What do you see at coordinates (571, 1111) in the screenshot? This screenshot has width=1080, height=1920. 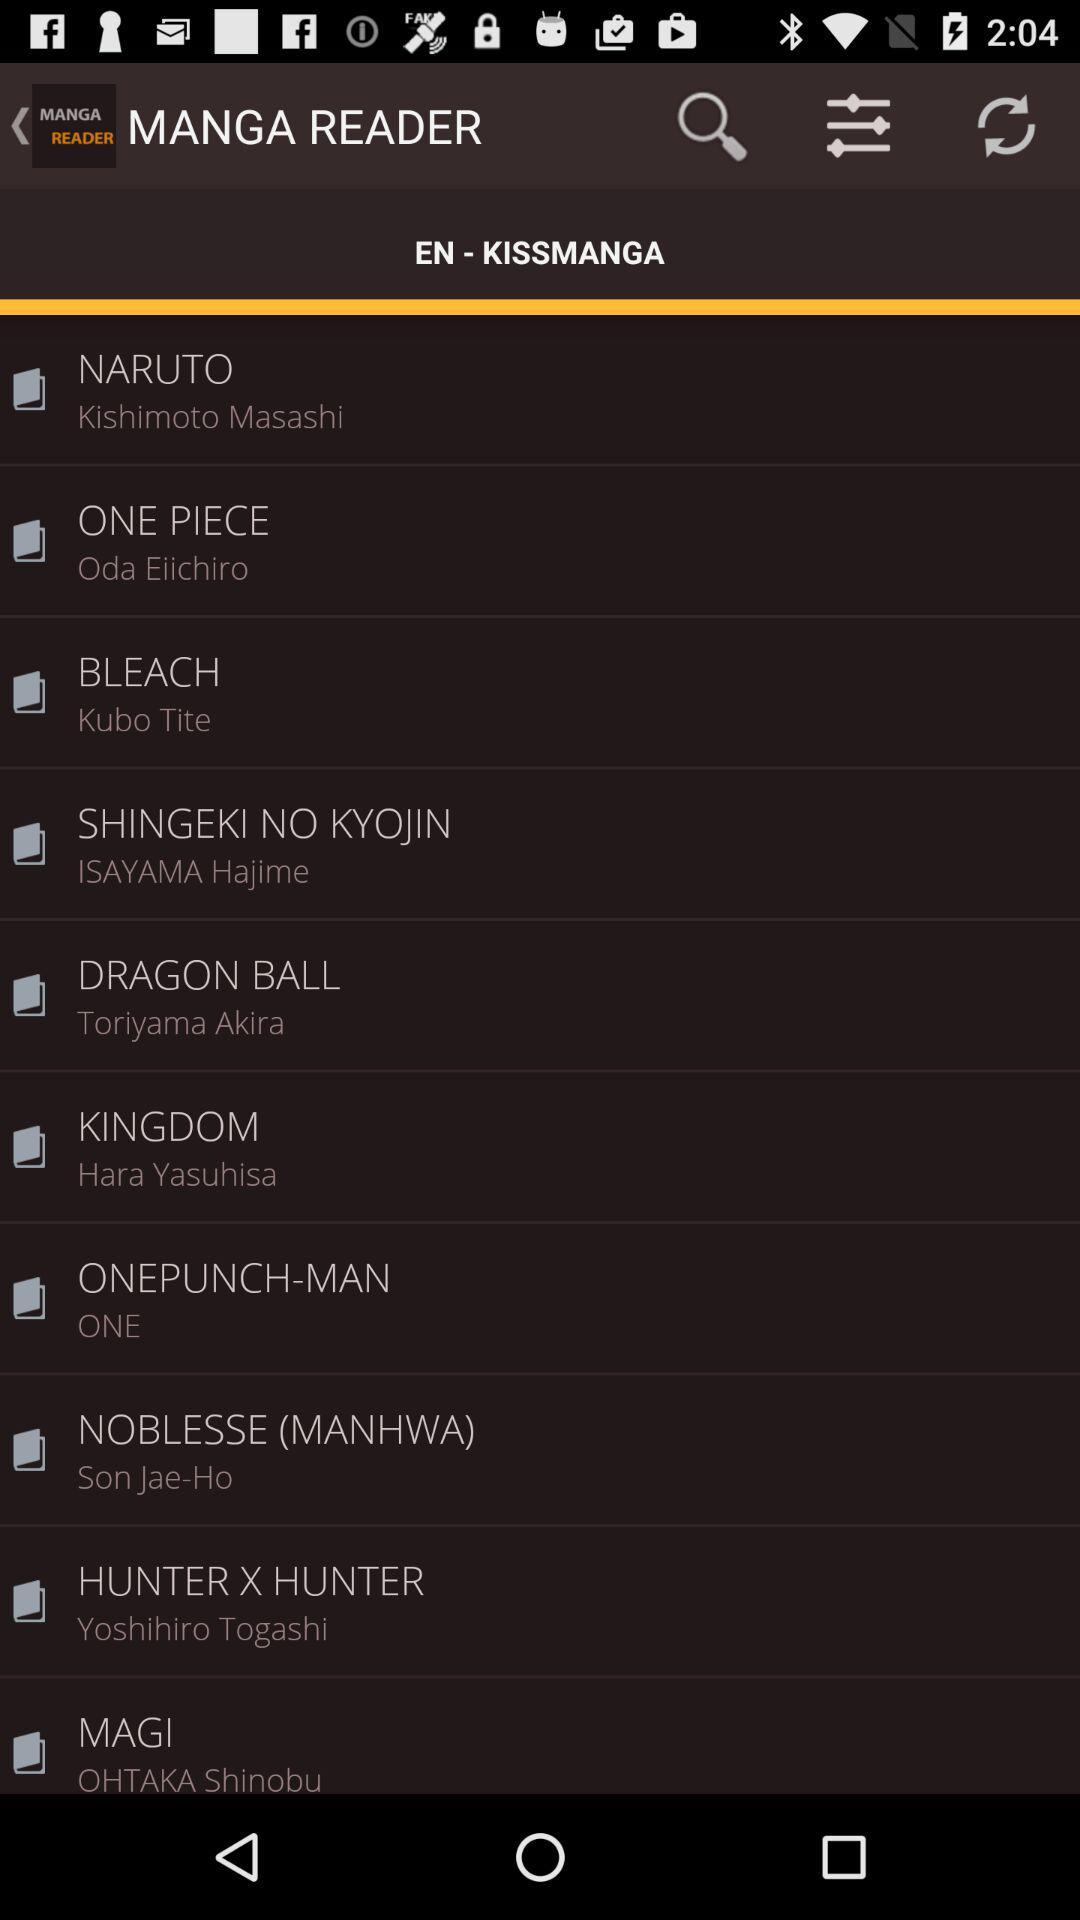 I see `the item below the toriyama akira` at bounding box center [571, 1111].